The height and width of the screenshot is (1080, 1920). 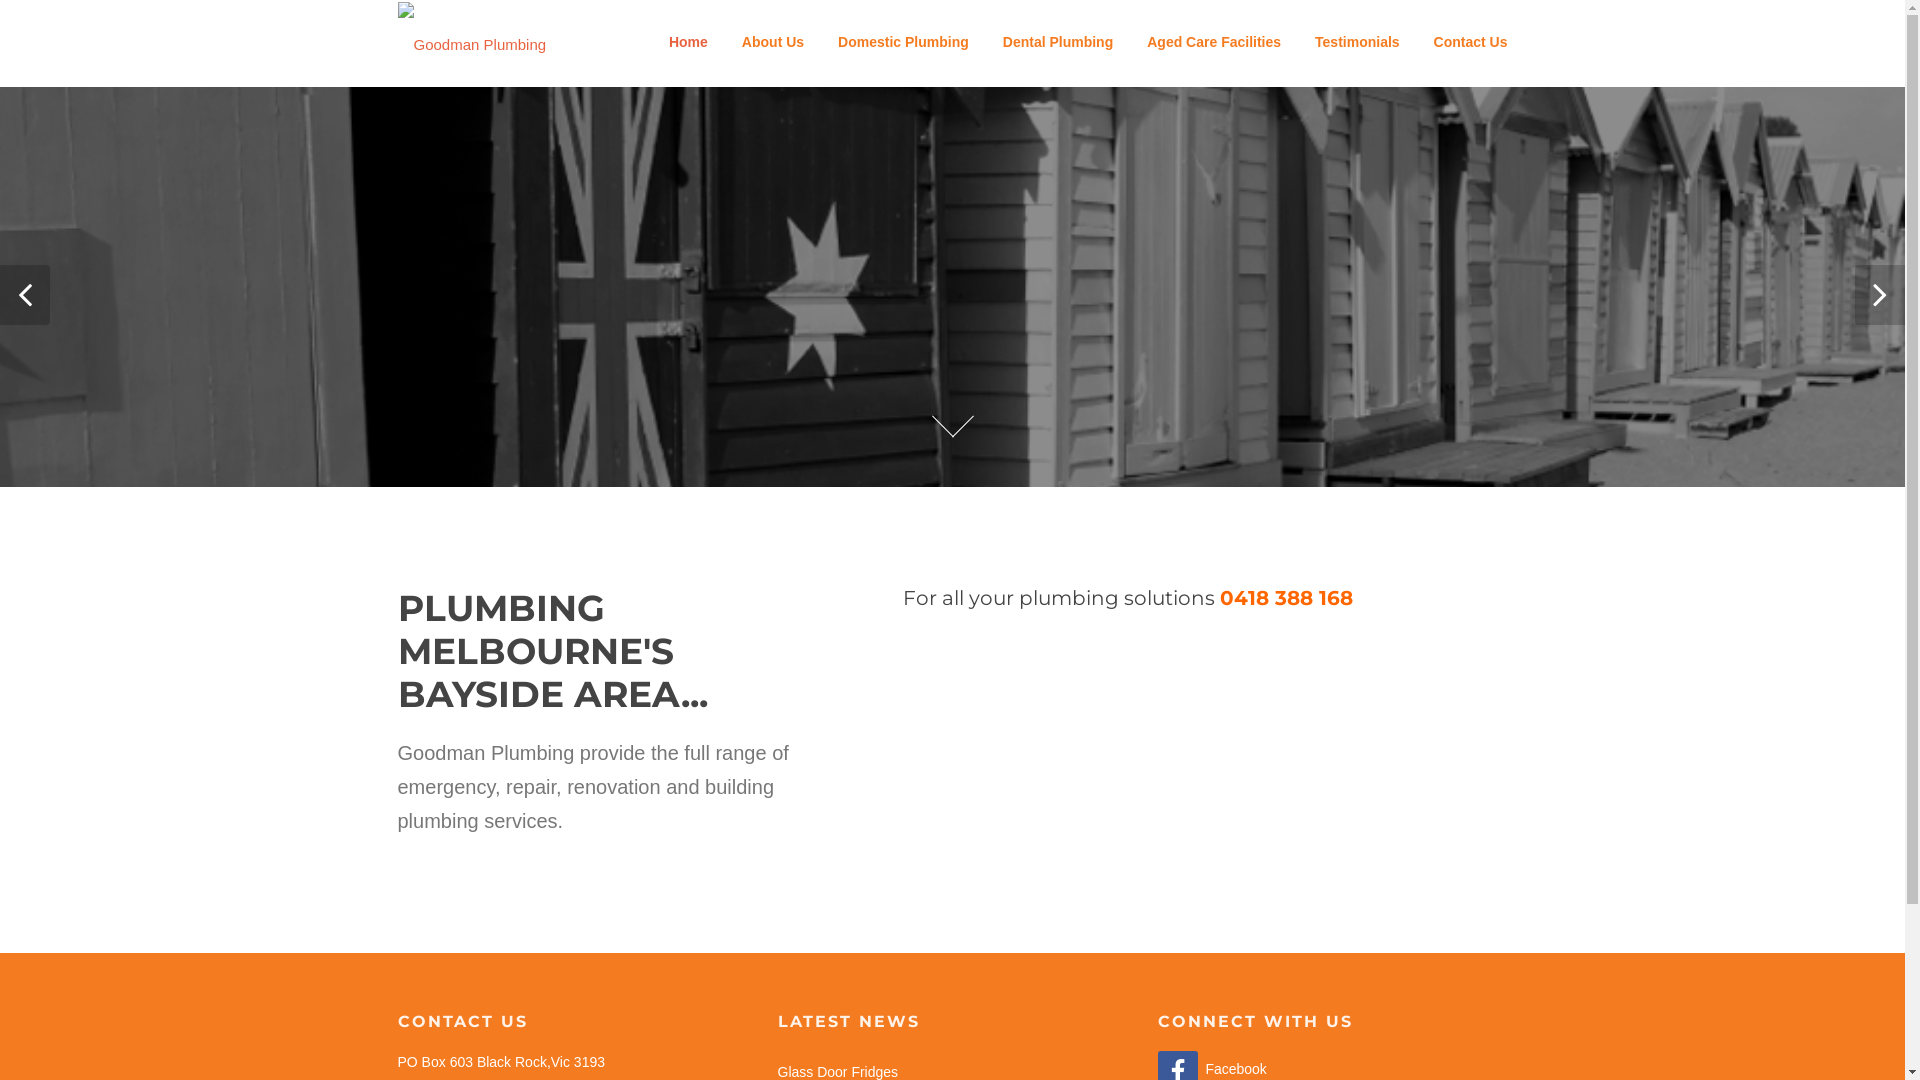 I want to click on 'Dental Plumbing', so click(x=1056, y=42).